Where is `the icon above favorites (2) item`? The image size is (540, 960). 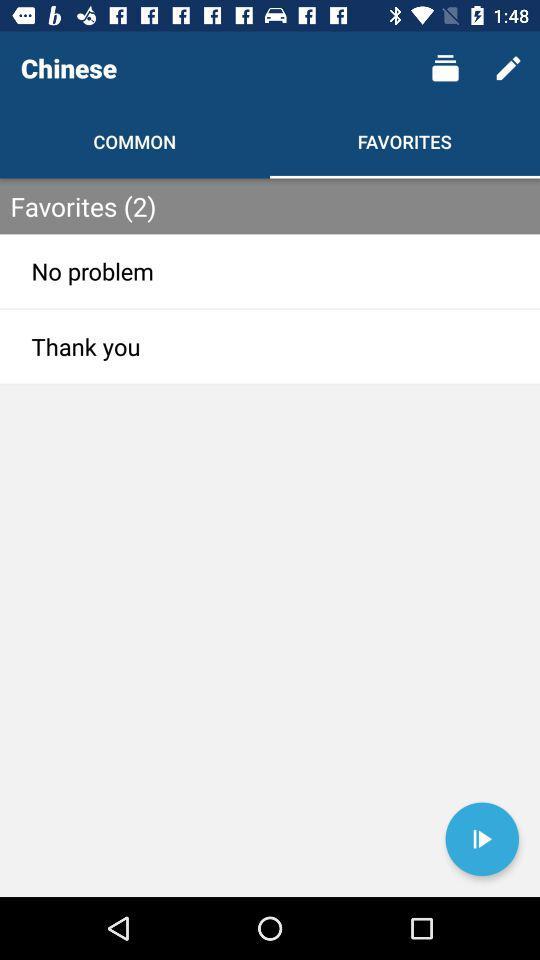
the icon above favorites (2) item is located at coordinates (508, 68).